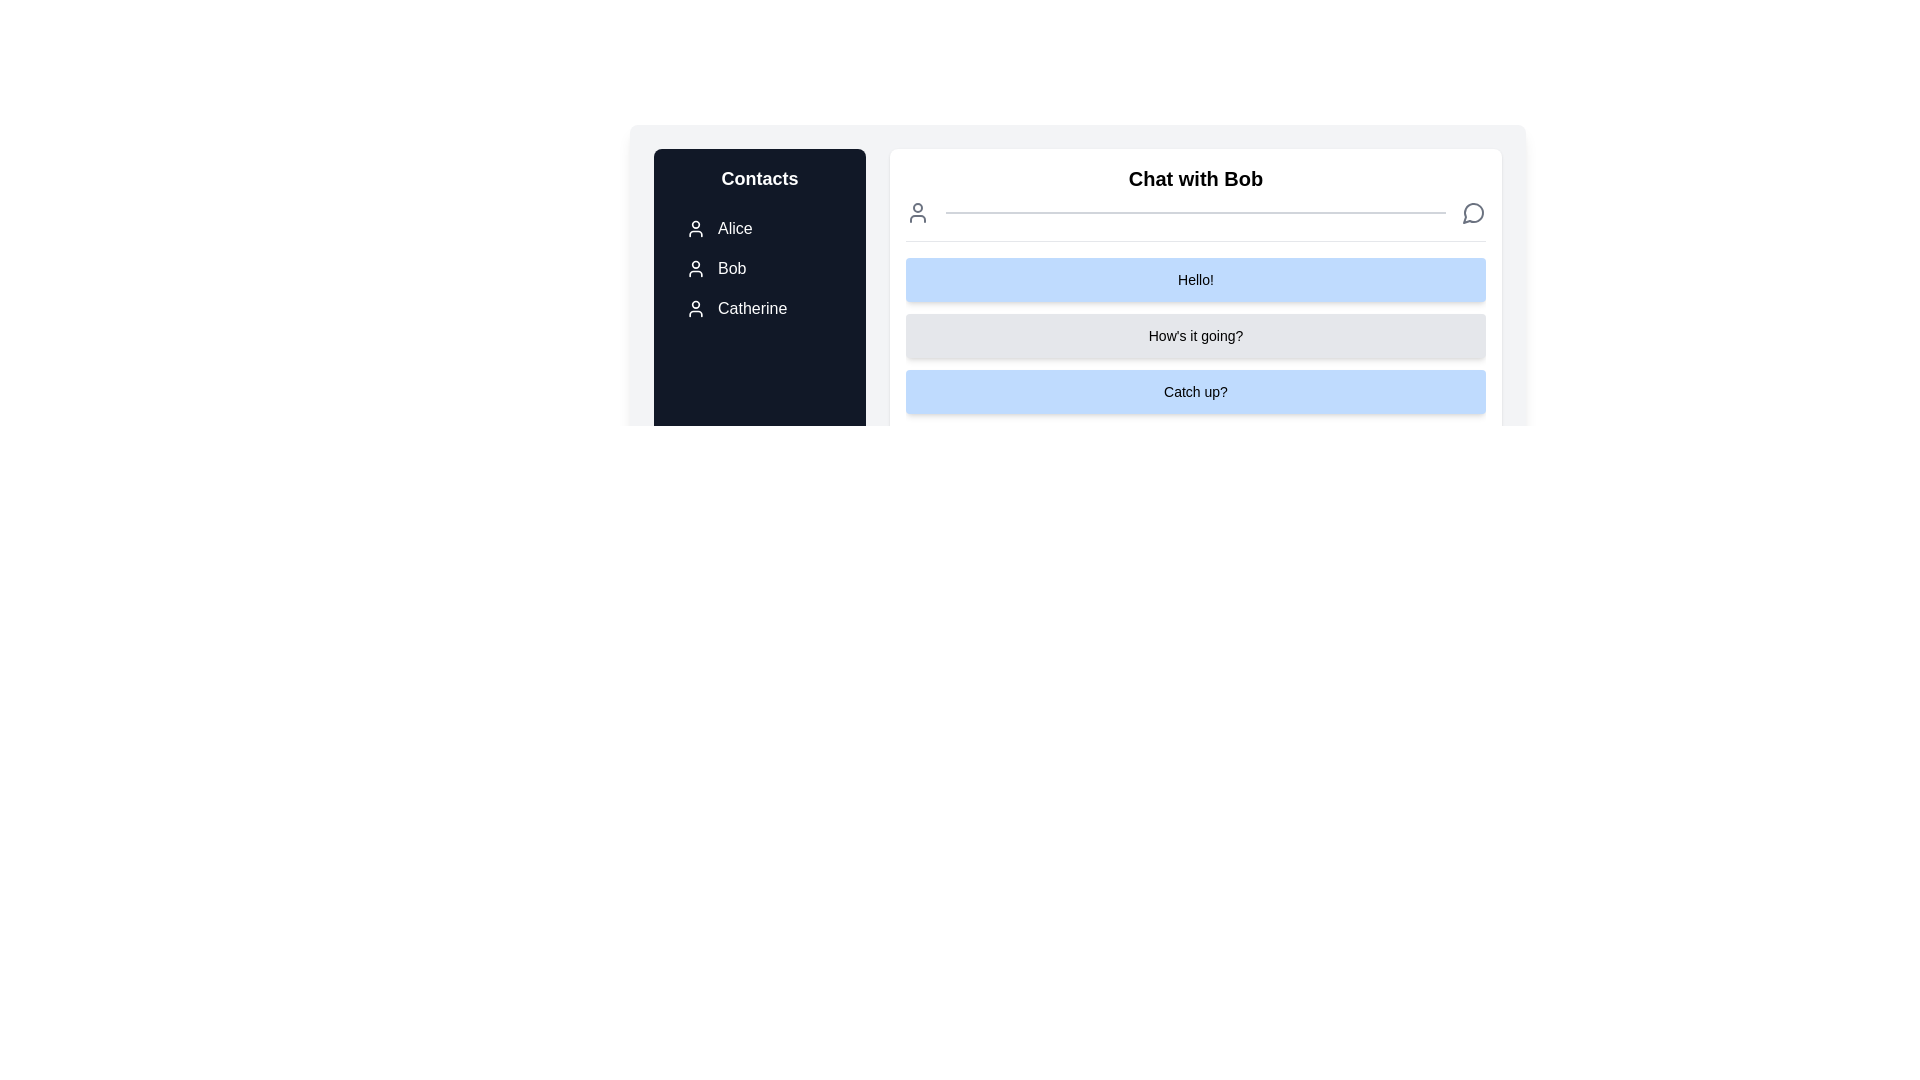 The height and width of the screenshot is (1080, 1920). What do you see at coordinates (696, 308) in the screenshot?
I see `the user profile icon representing 'Catherine', which is a simple round head and semi-circular torso icon located in the sidebar under the 'Contacts' section` at bounding box center [696, 308].